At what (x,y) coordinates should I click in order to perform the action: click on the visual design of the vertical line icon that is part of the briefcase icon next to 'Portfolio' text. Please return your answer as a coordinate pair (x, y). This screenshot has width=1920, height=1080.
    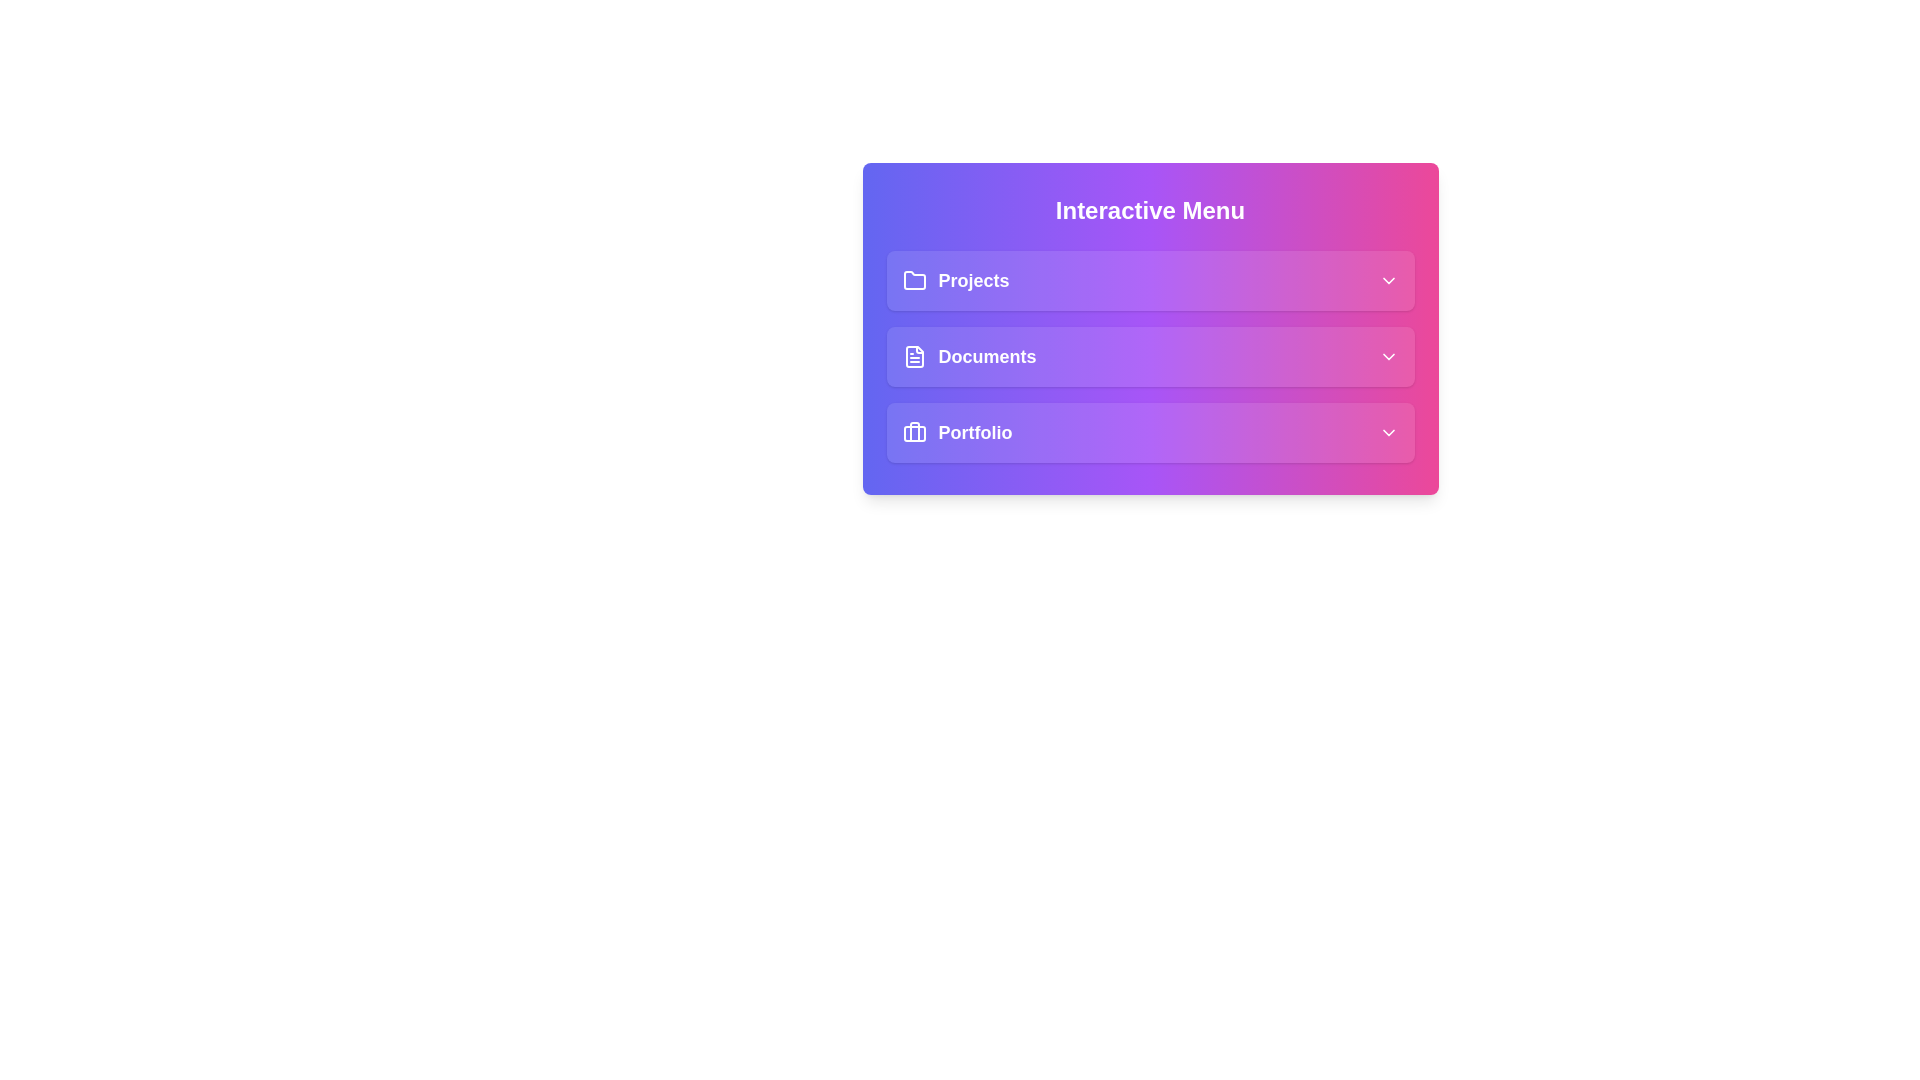
    Looking at the image, I should click on (913, 431).